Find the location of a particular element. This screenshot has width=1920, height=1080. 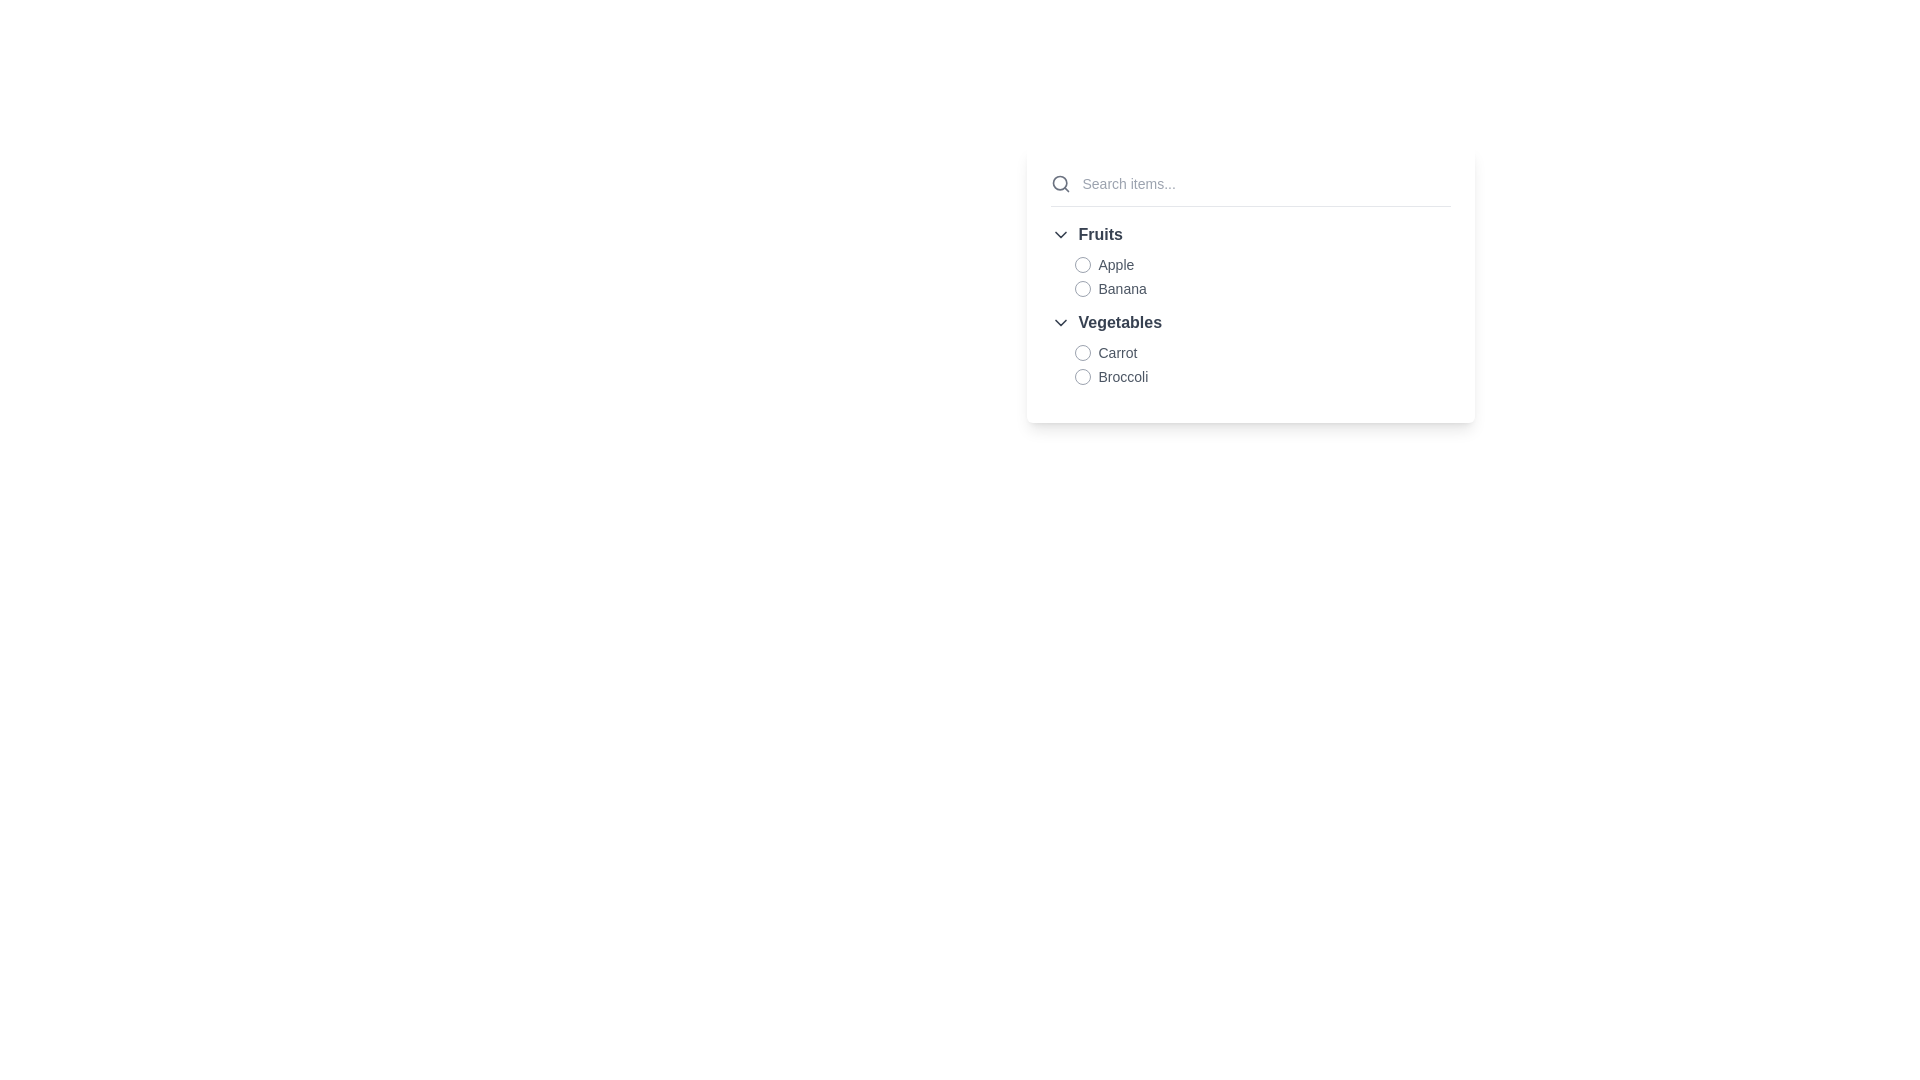

the text label reading 'Banana', which is styled in gray and positioned next to a circular icon in the 'Fruits' section of the menu is located at coordinates (1122, 289).